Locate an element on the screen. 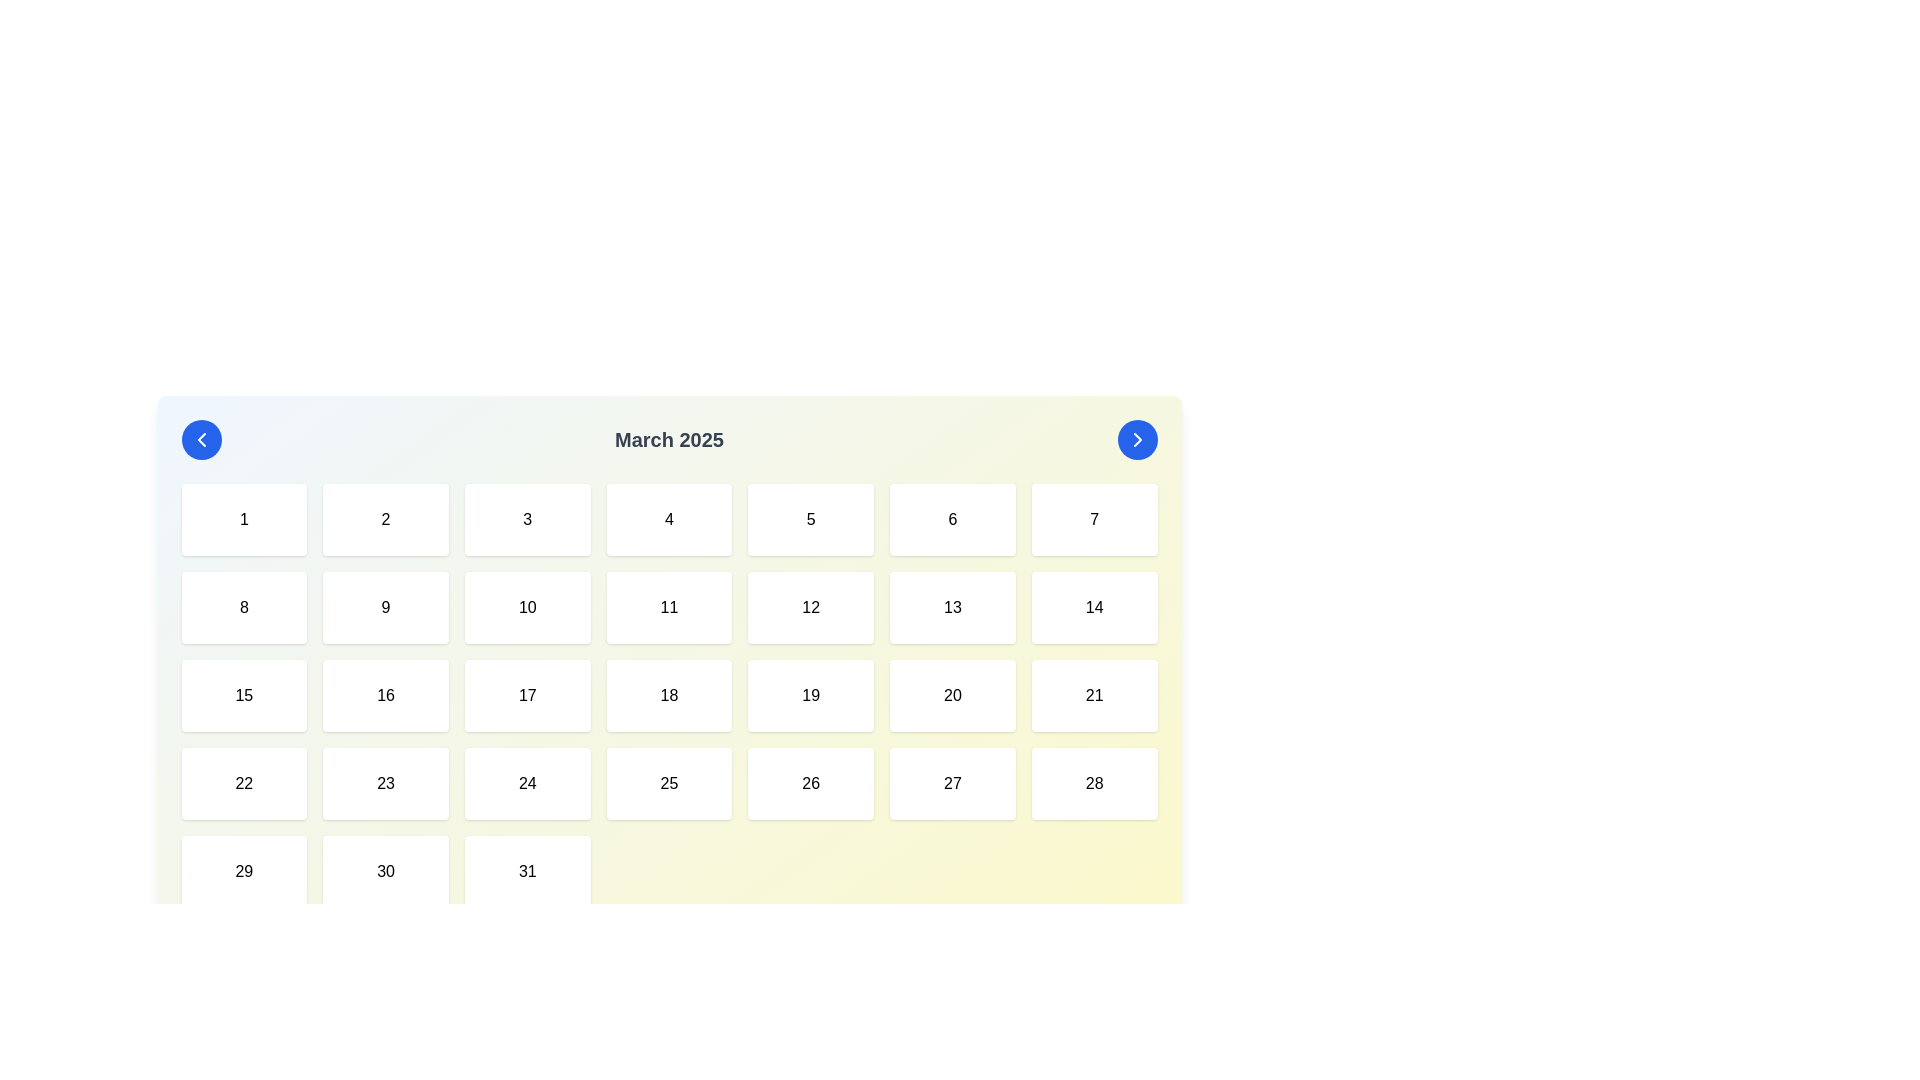 Image resolution: width=1920 pixels, height=1080 pixels. the second day button in the calendar view is located at coordinates (386, 519).